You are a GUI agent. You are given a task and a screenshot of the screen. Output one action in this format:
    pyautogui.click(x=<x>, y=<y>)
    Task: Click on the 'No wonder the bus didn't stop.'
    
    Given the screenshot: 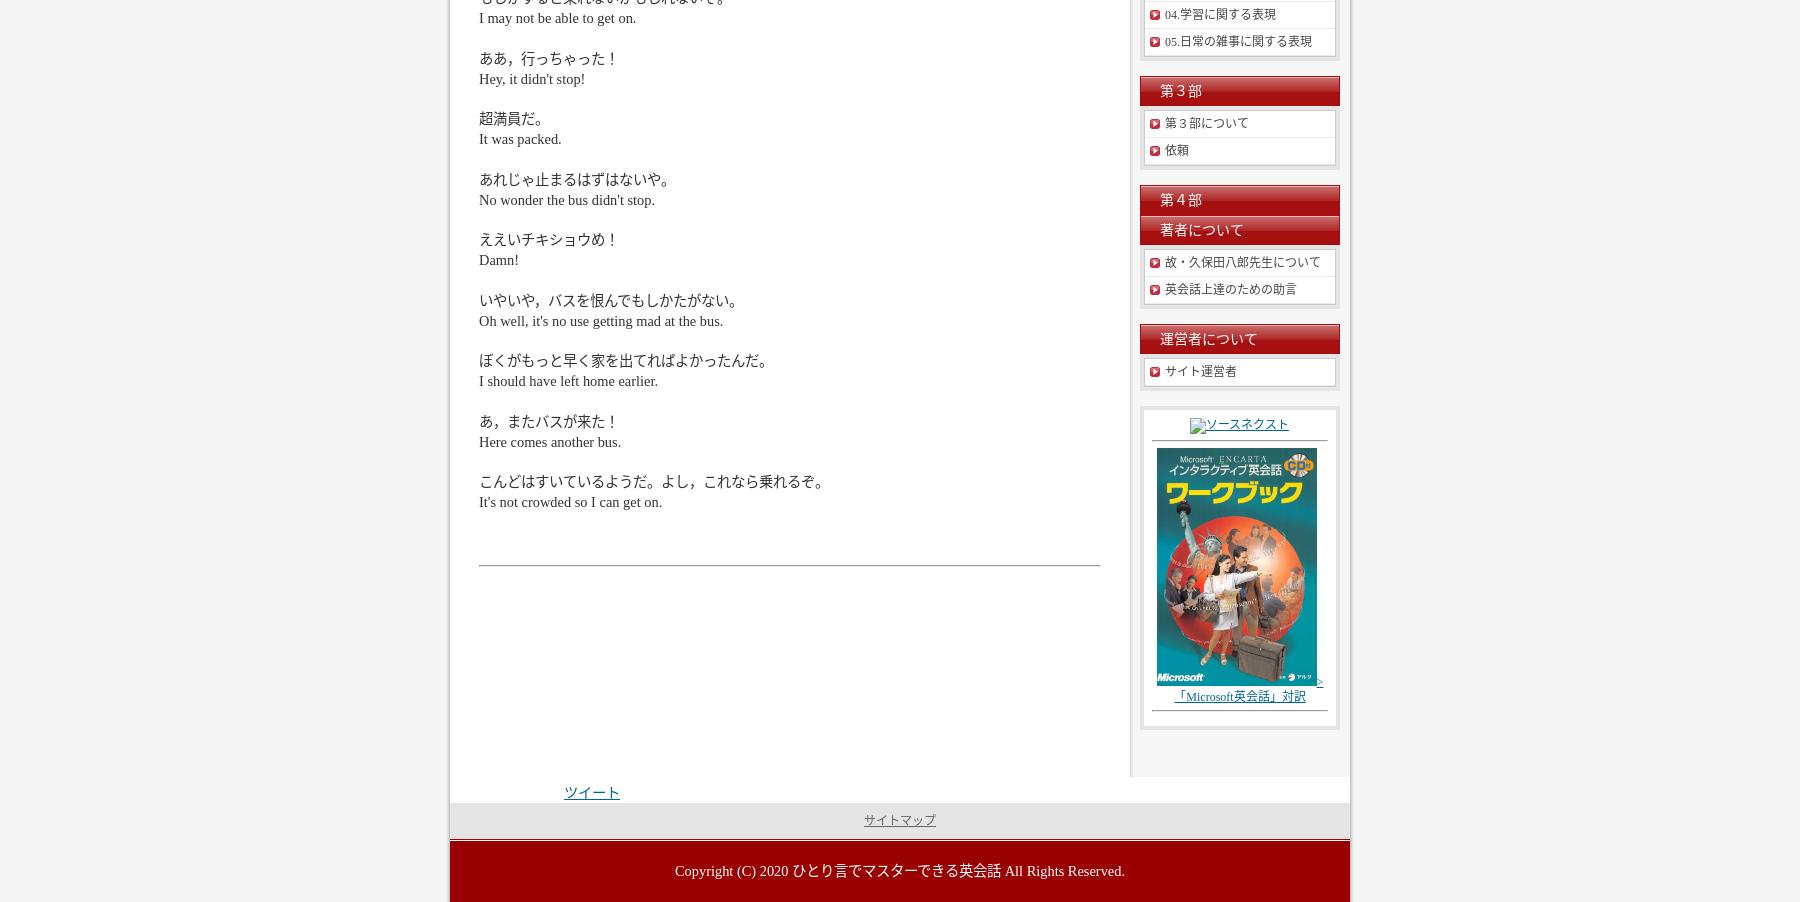 What is the action you would take?
    pyautogui.click(x=567, y=197)
    